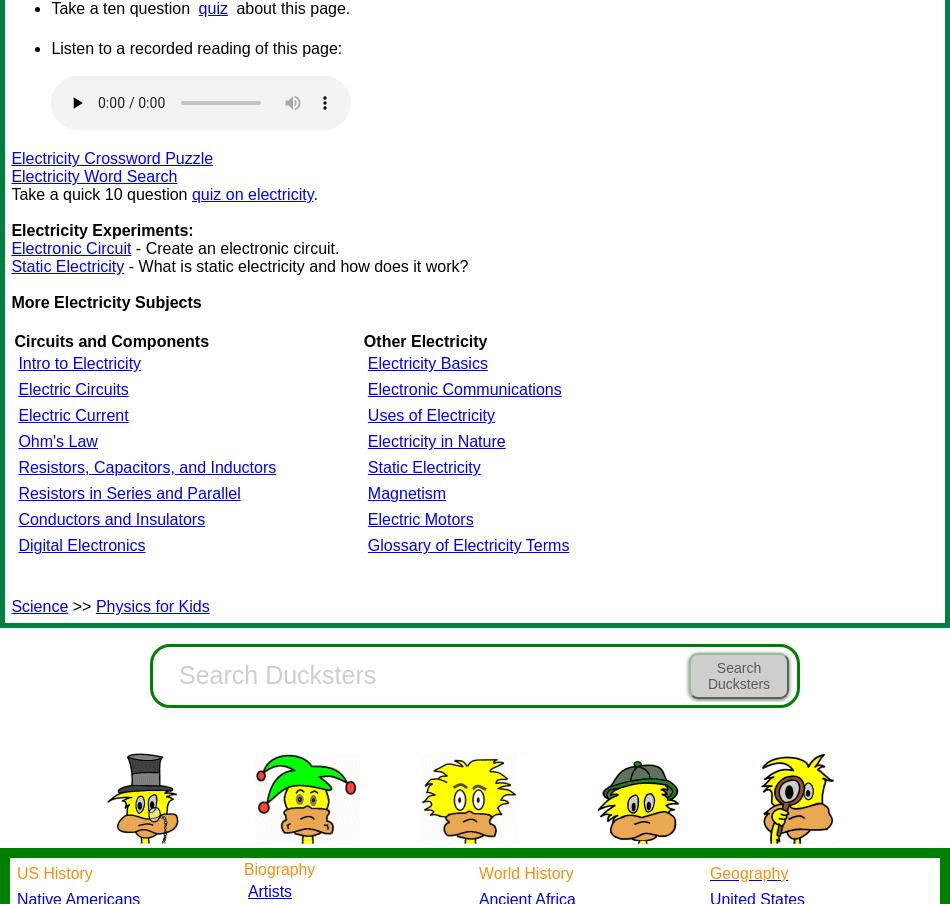 The image size is (950, 904). Describe the element at coordinates (426, 362) in the screenshot. I see `'Electricity Basics'` at that location.